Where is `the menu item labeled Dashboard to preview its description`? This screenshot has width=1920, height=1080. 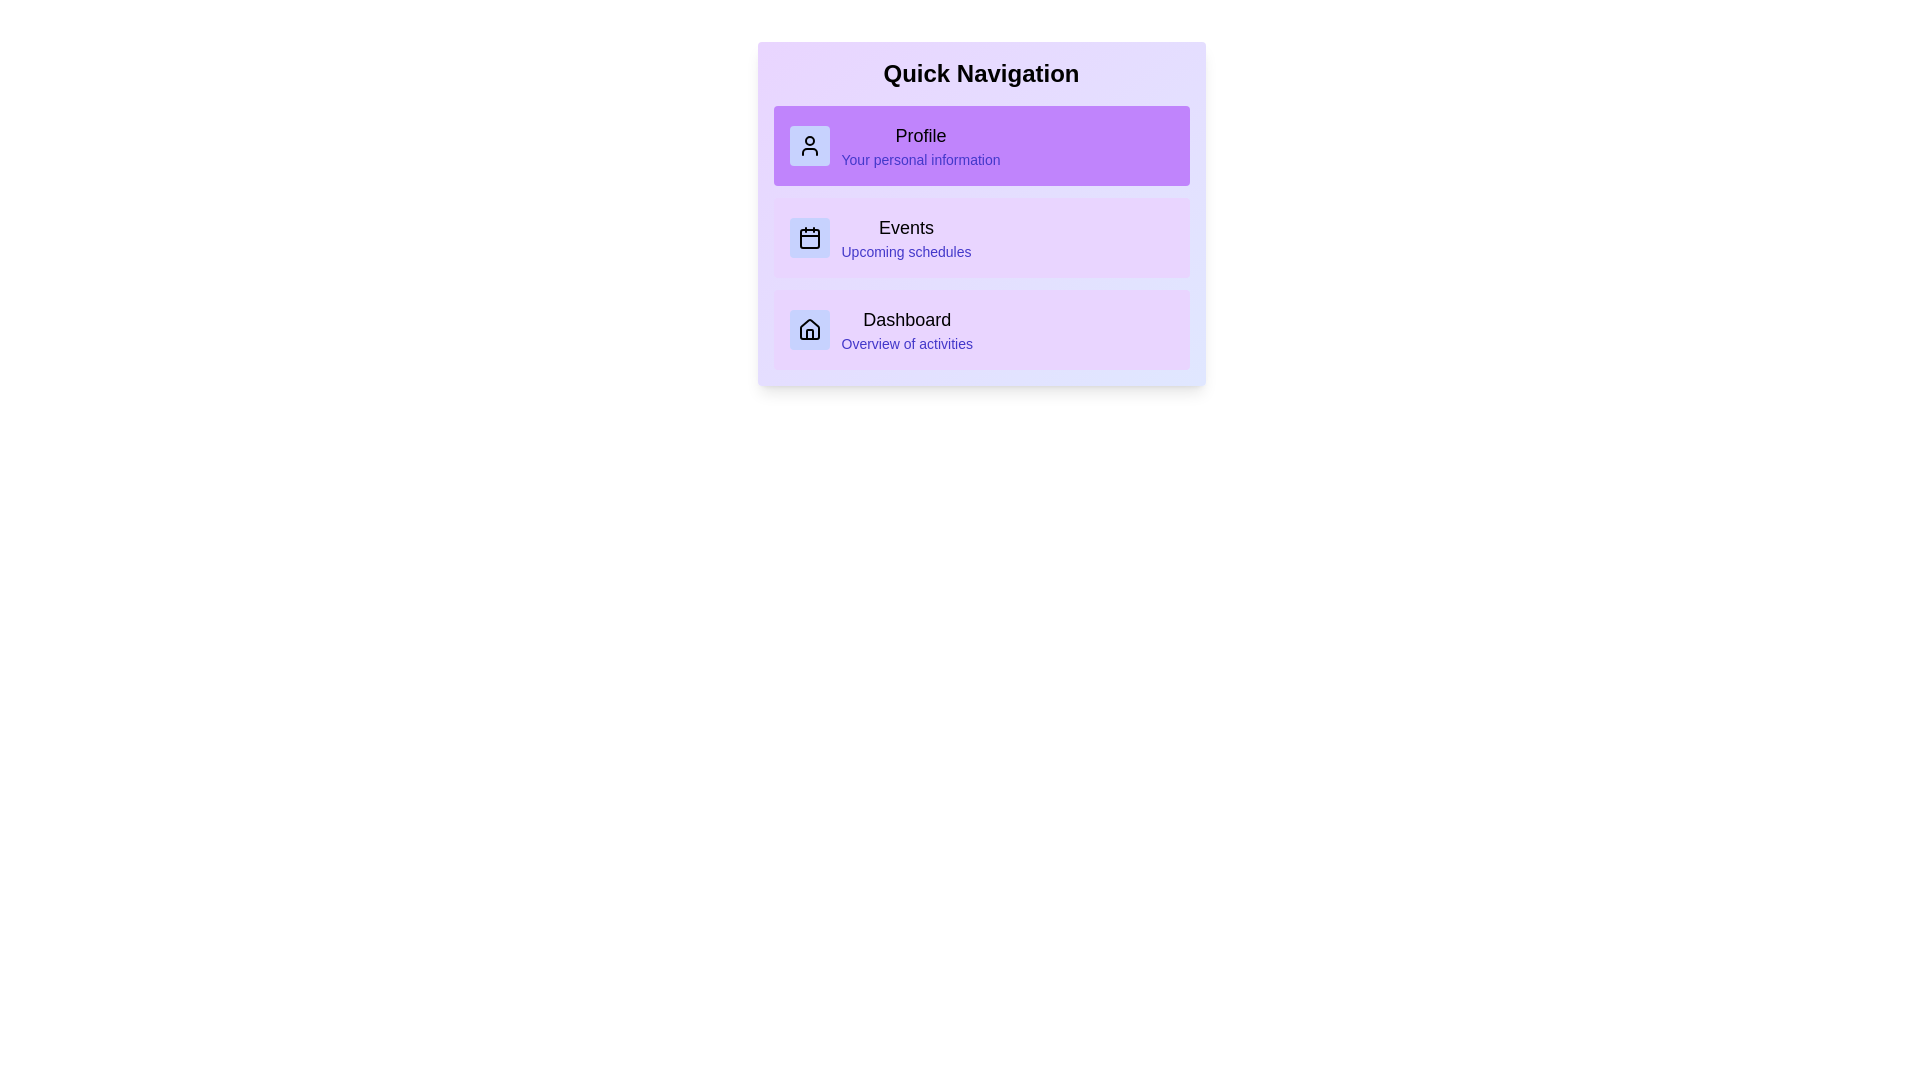 the menu item labeled Dashboard to preview its description is located at coordinates (981, 329).